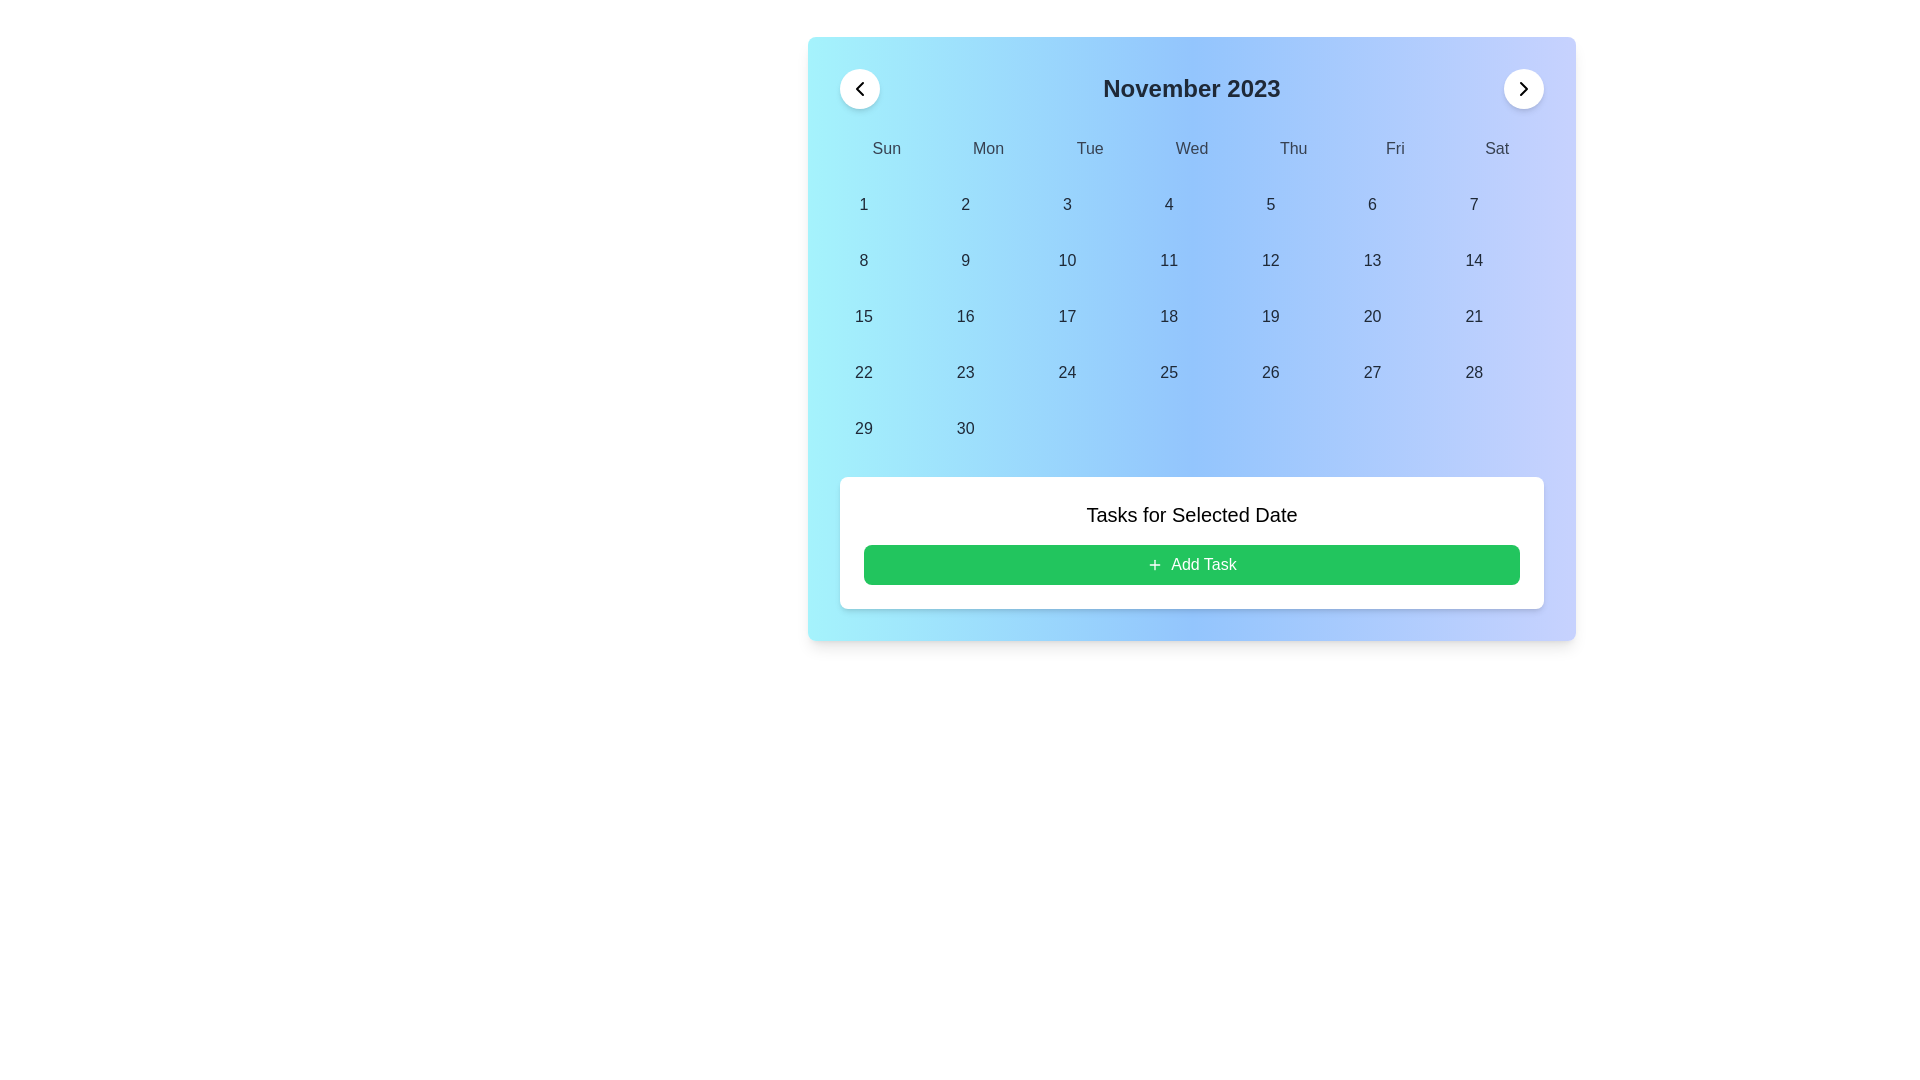  What do you see at coordinates (1169, 260) in the screenshot?
I see `the button representing the 11th day of the month in the calendar` at bounding box center [1169, 260].